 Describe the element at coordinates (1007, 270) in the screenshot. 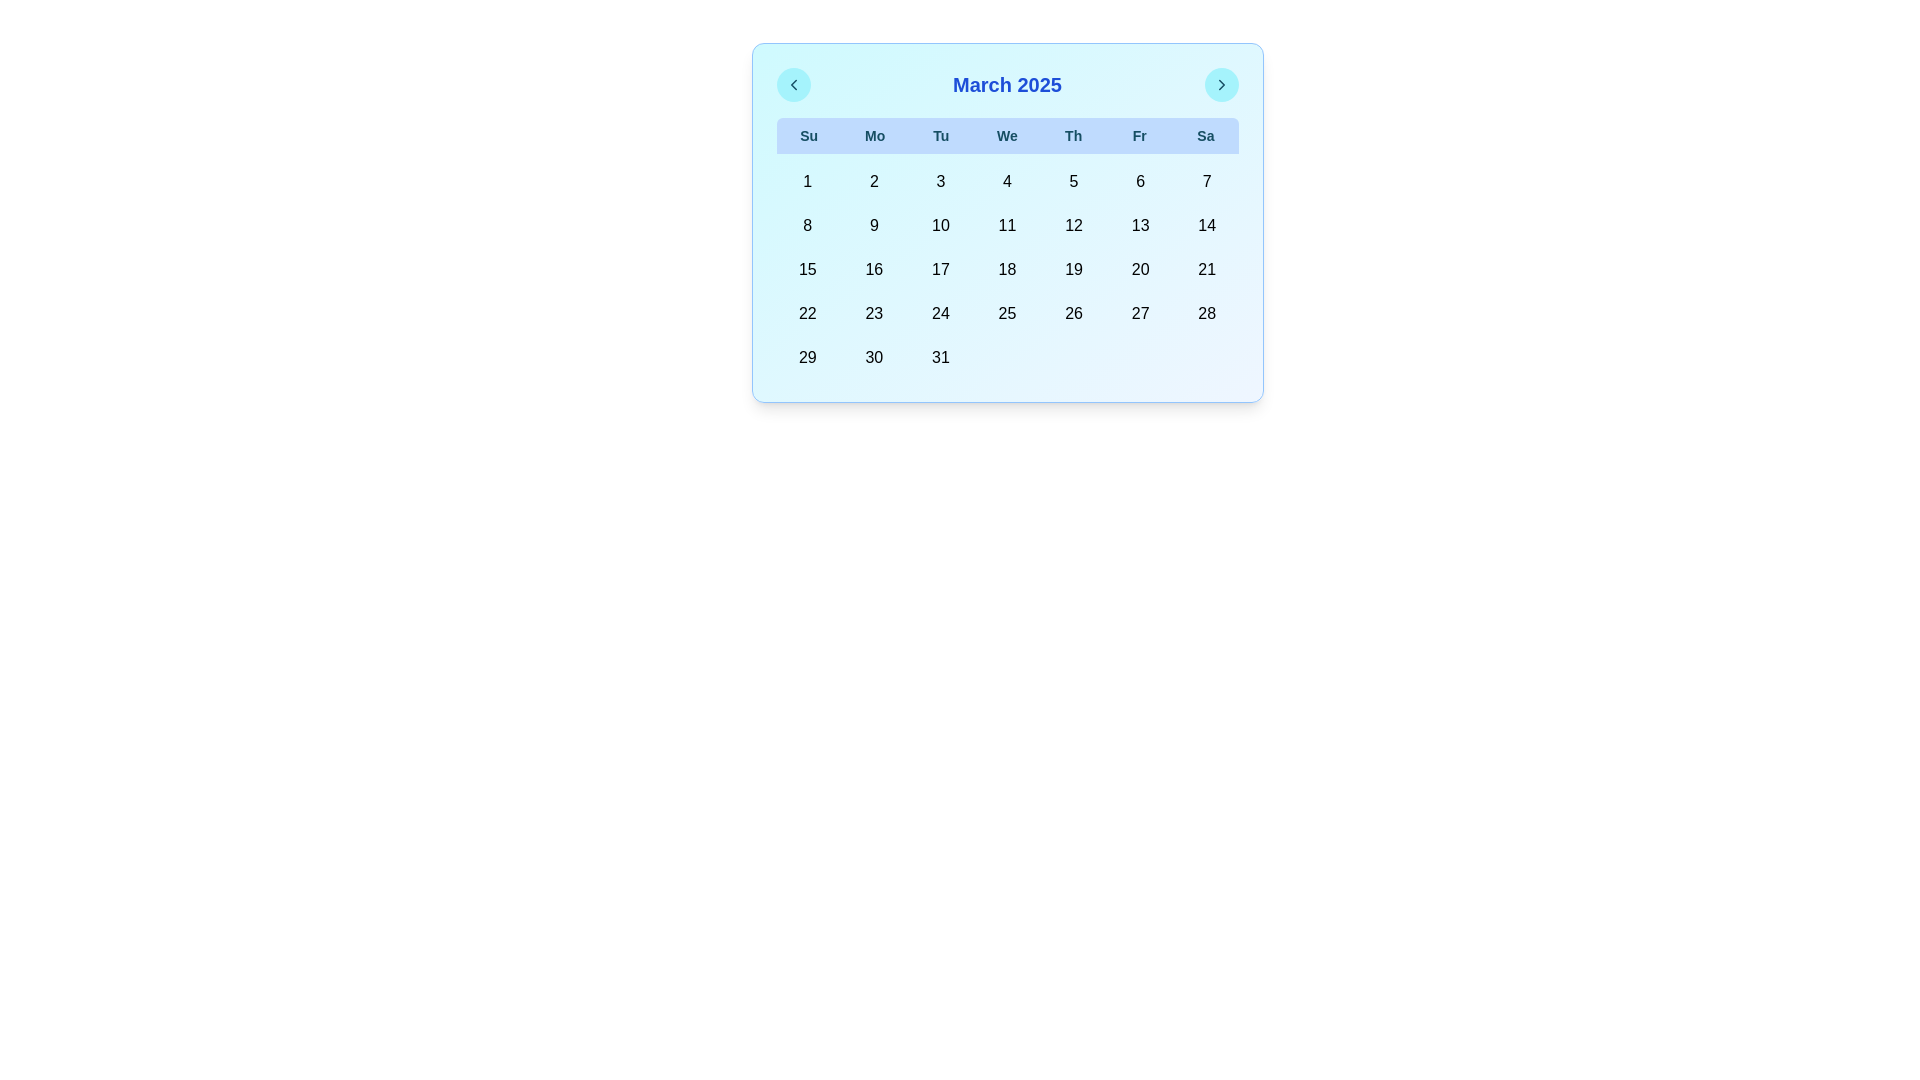

I see `the button representing the date '18' in the calendar interface` at that location.